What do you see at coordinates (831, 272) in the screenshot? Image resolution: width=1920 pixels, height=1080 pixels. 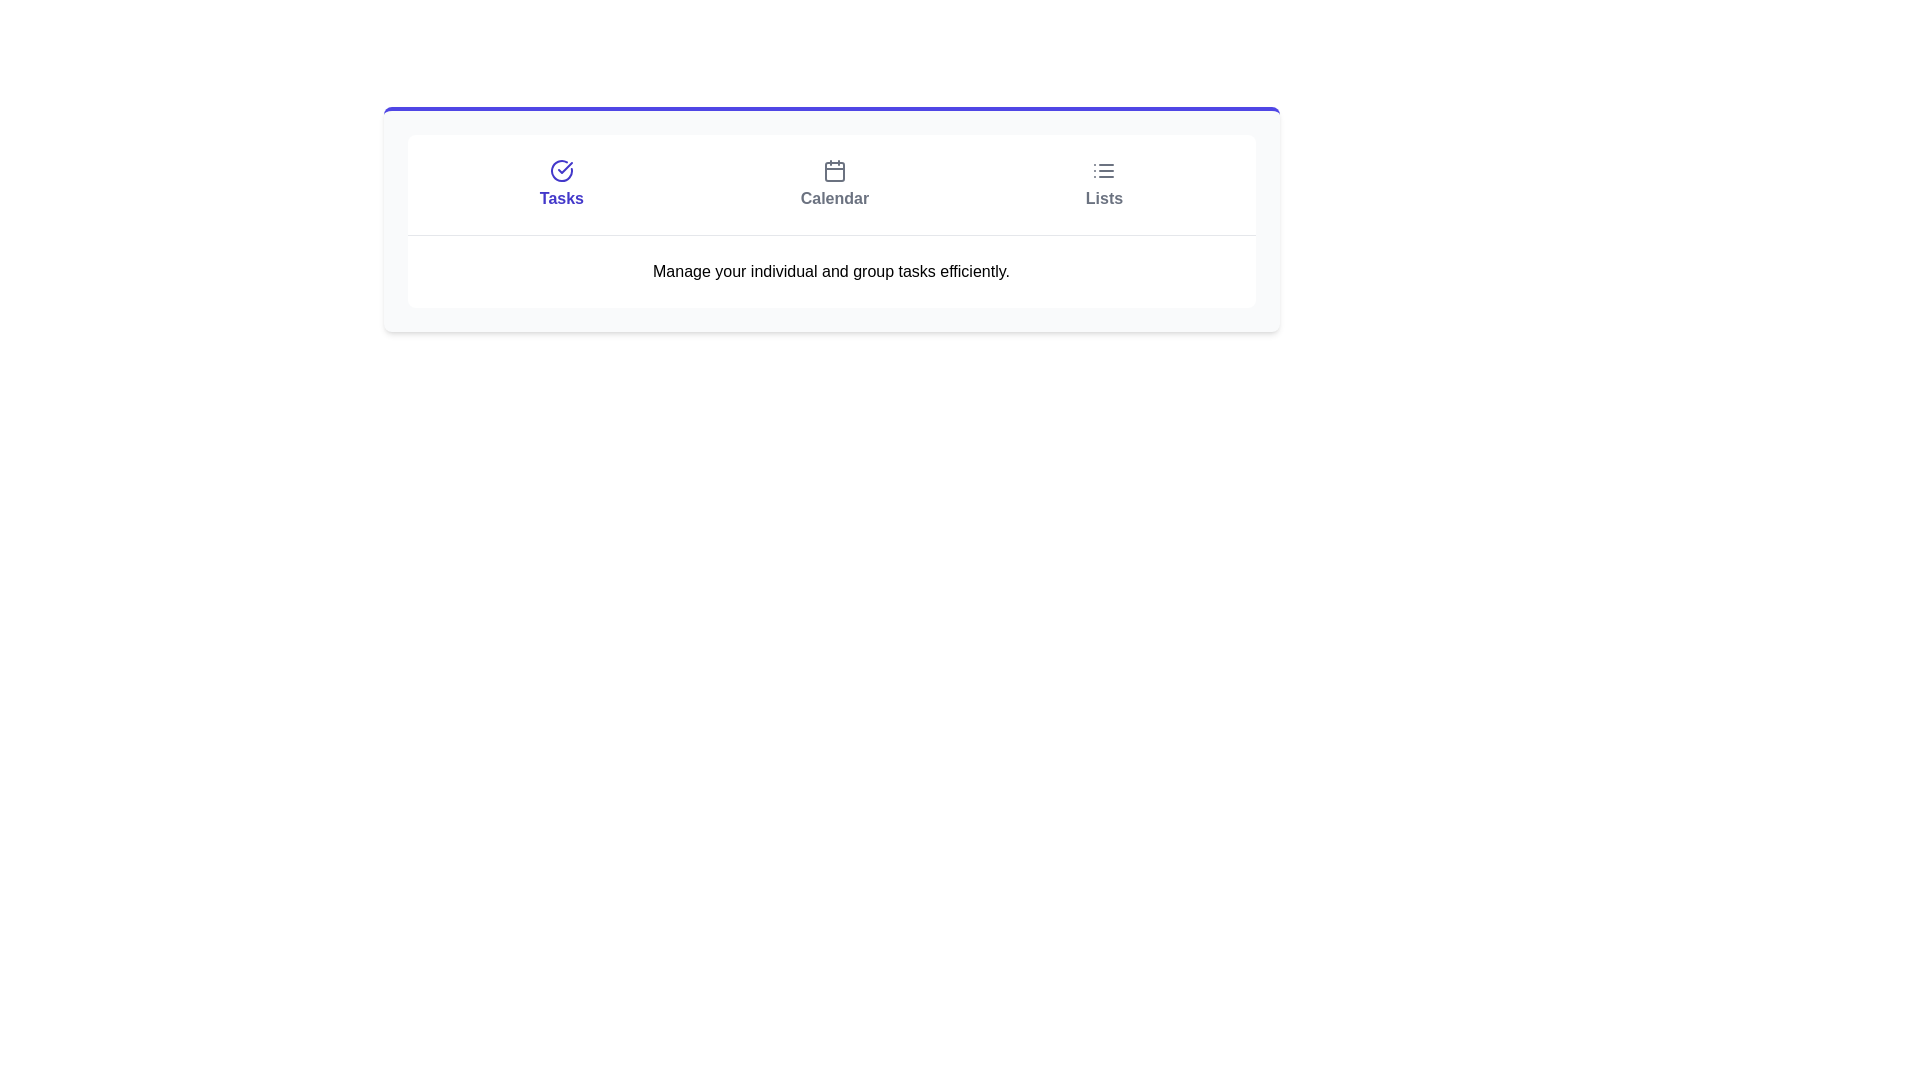 I see `the Text label that provides a descriptive statement about the functionality of the application section, located centrally below the 'Tasks', 'Calendar', and 'Lists' sections` at bounding box center [831, 272].